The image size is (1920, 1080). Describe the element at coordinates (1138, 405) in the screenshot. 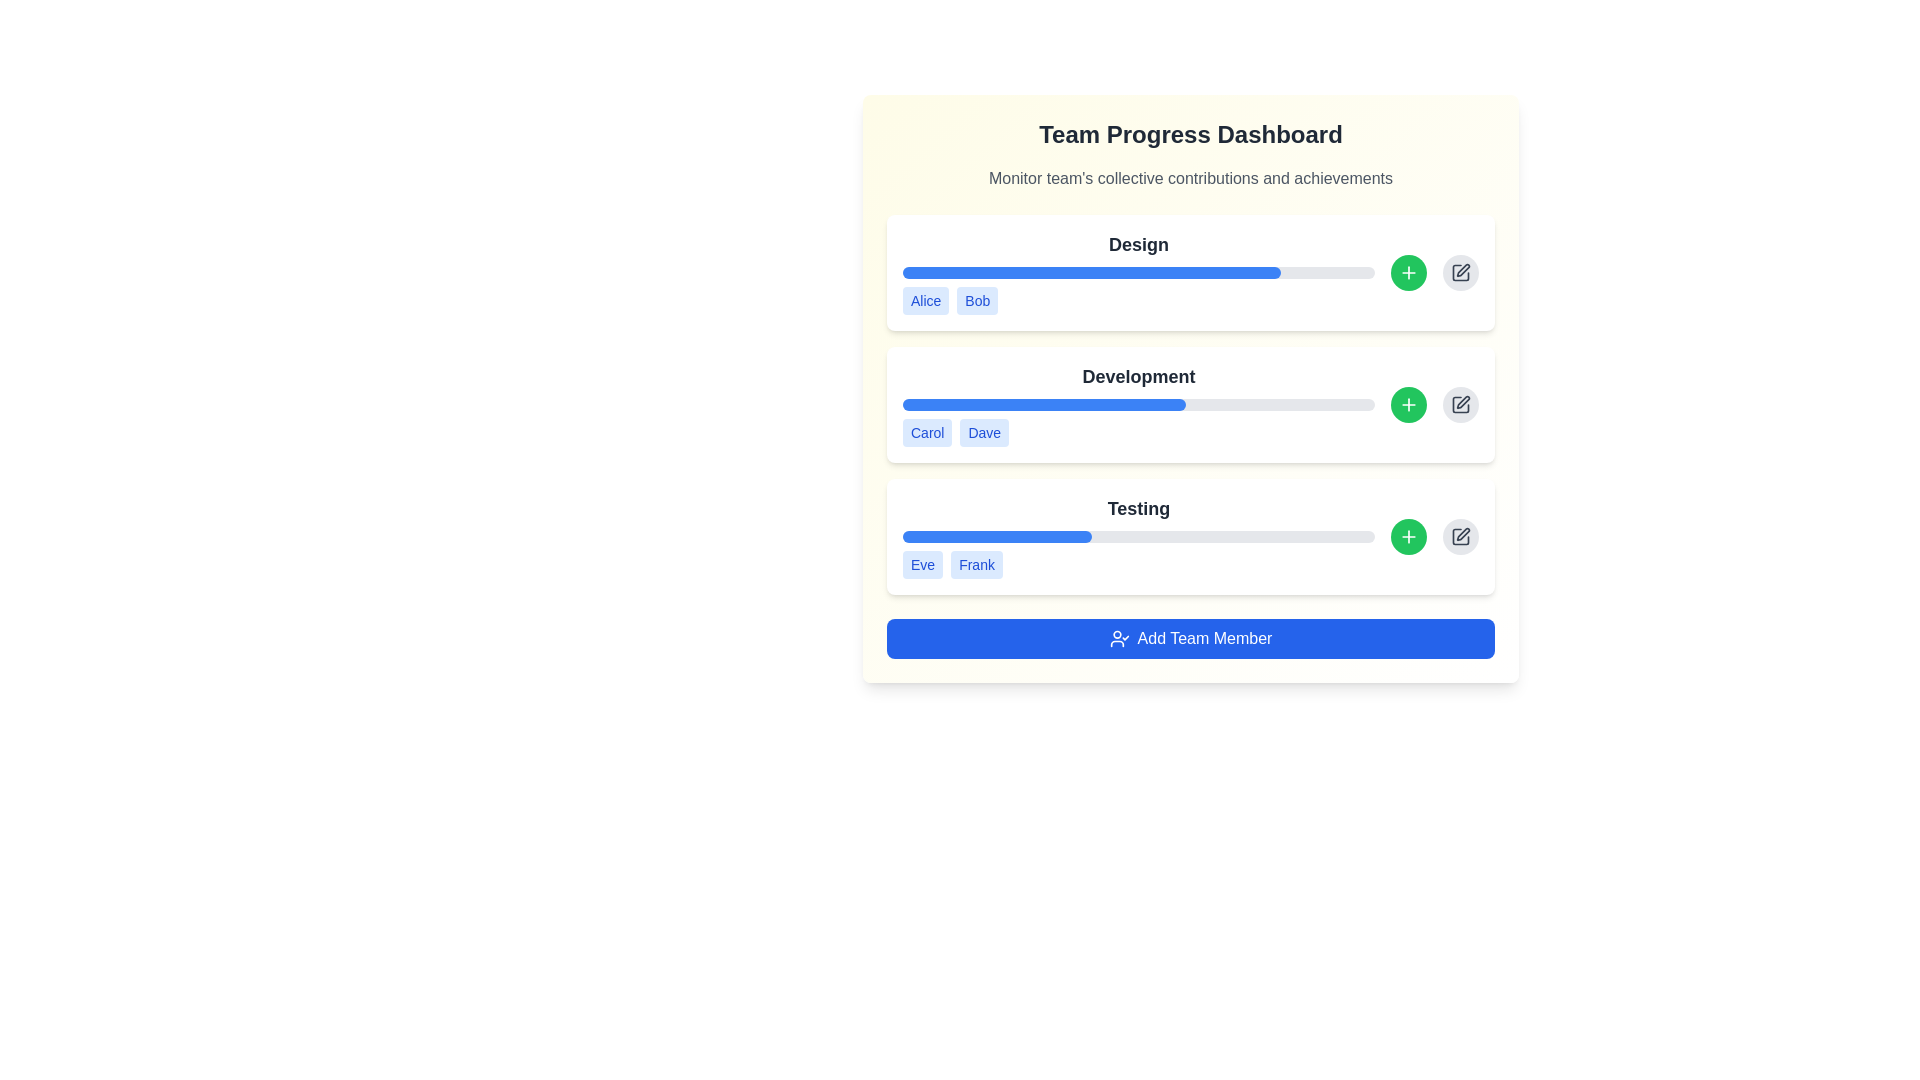

I see `the names 'Carol' and 'Dave' located below the progress bar in the 'Development' section` at that location.